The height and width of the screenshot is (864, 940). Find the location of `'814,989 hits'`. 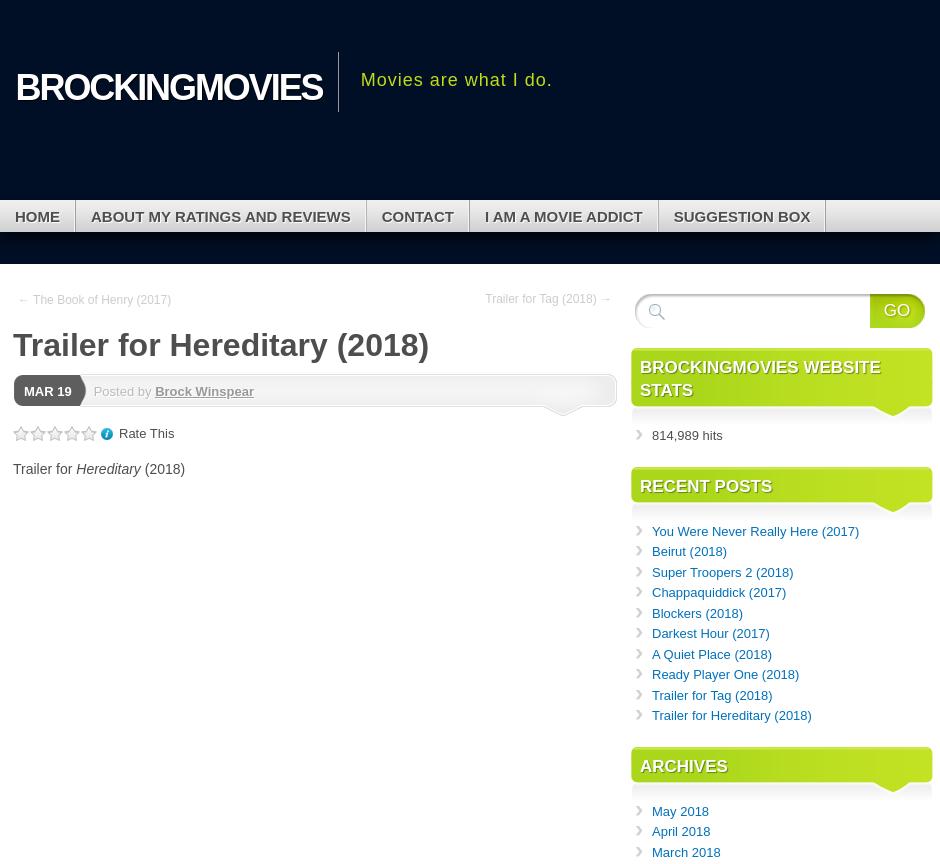

'814,989 hits' is located at coordinates (686, 435).